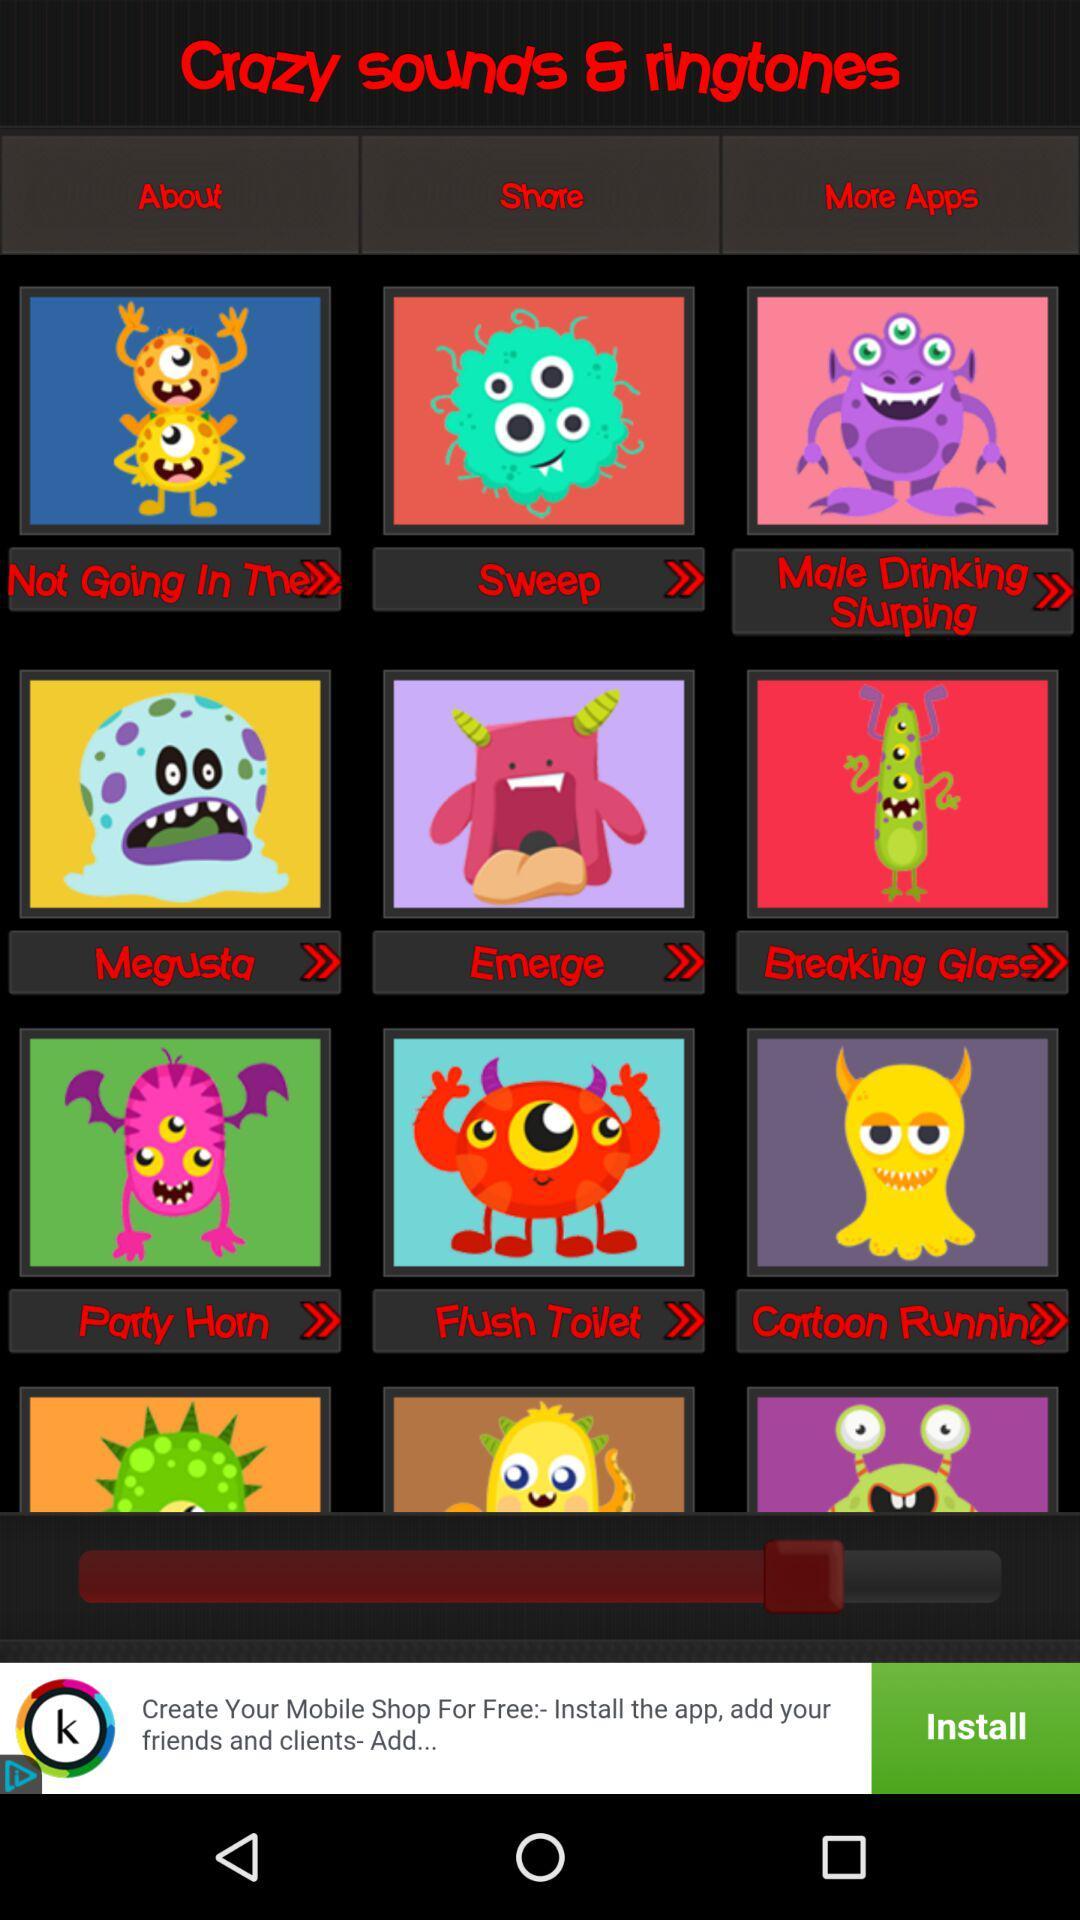 The height and width of the screenshot is (1920, 1080). Describe the element at coordinates (318, 961) in the screenshot. I see `hear` at that location.